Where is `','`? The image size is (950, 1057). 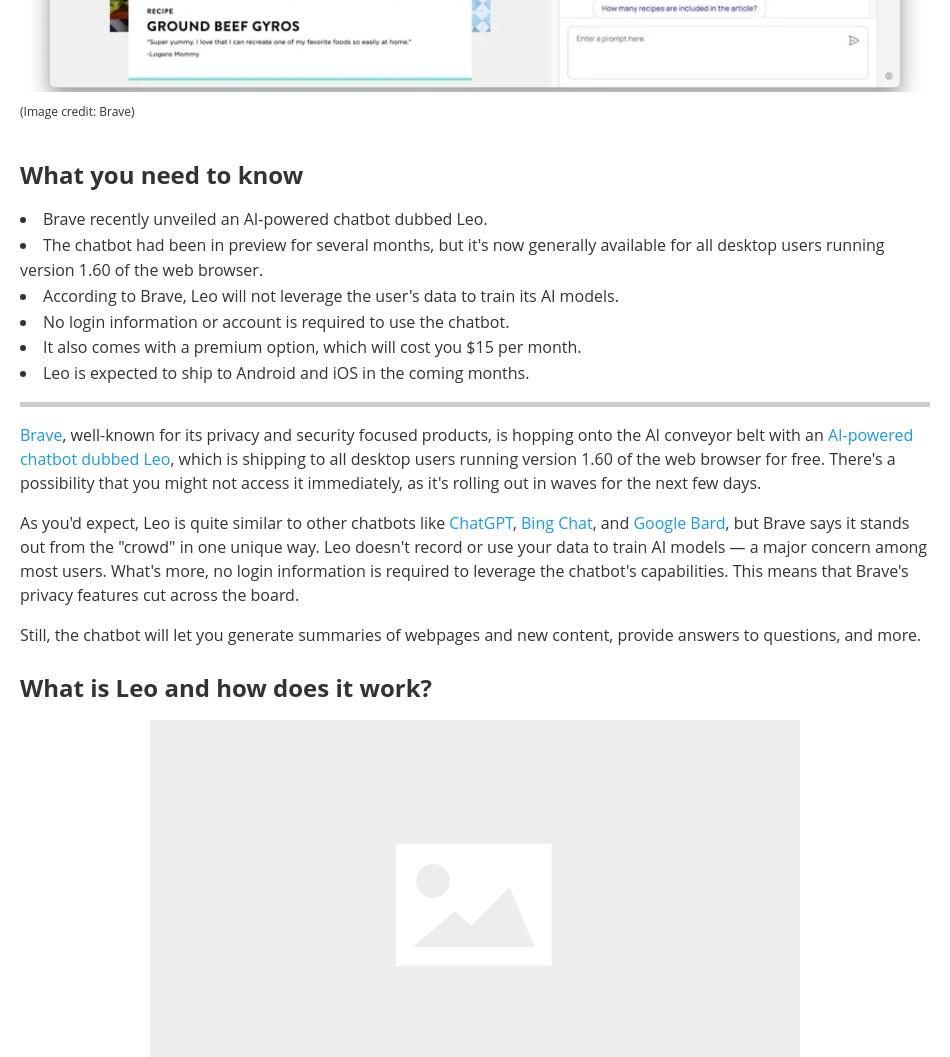
',' is located at coordinates (516, 523).